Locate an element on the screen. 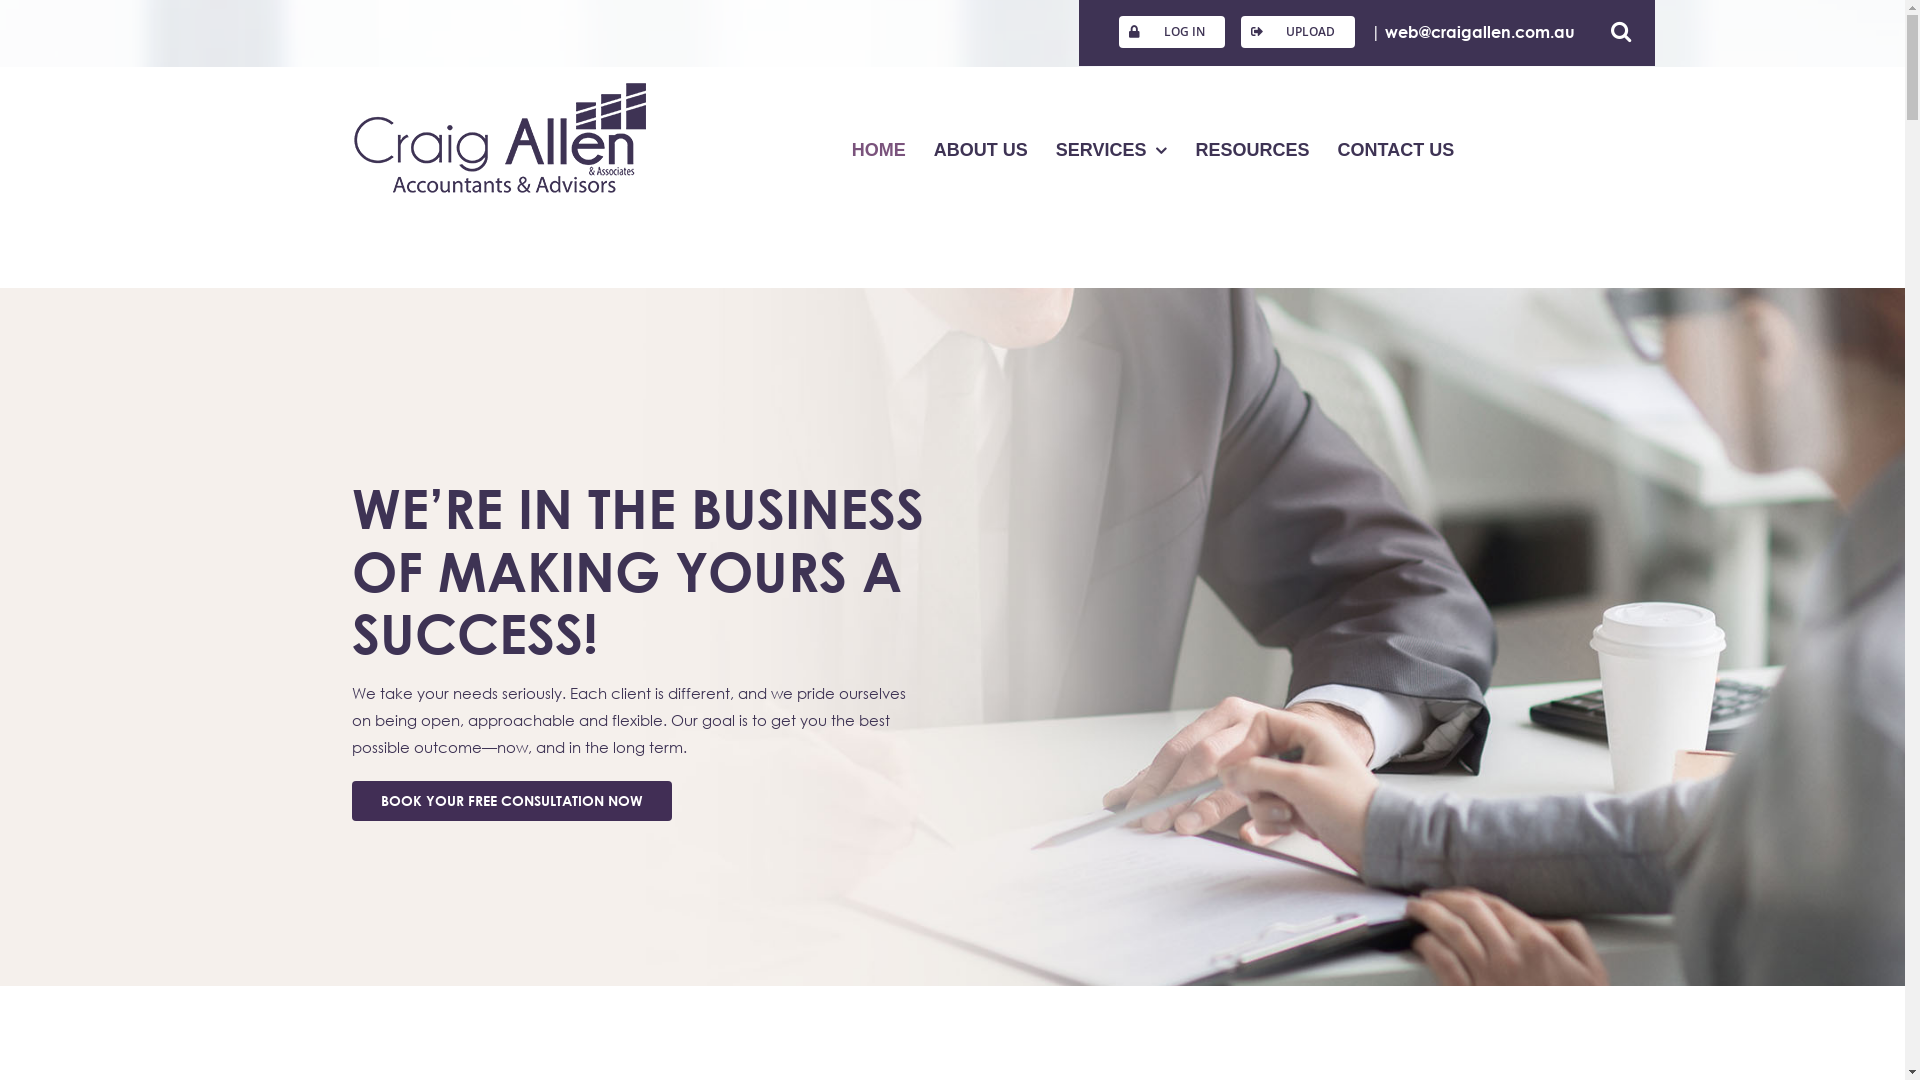 Image resolution: width=1920 pixels, height=1080 pixels. 'Search' is located at coordinates (1631, 31).